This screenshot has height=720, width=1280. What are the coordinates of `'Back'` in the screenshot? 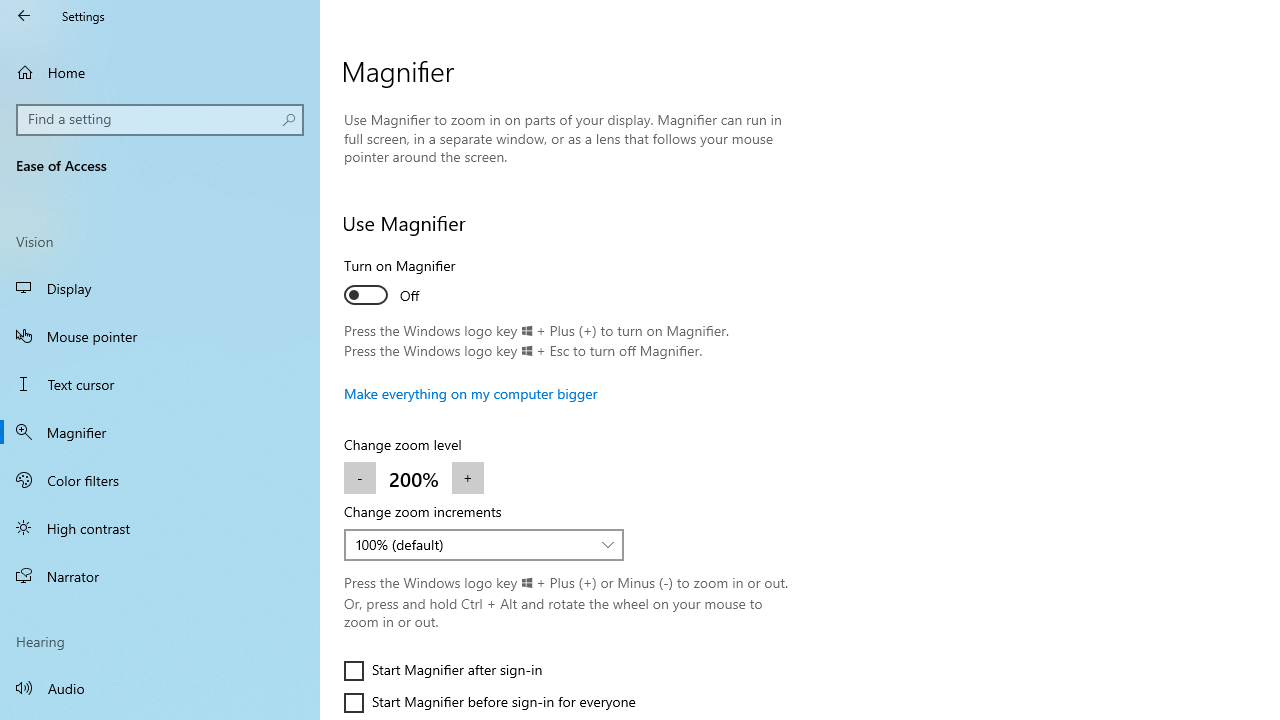 It's located at (24, 15).